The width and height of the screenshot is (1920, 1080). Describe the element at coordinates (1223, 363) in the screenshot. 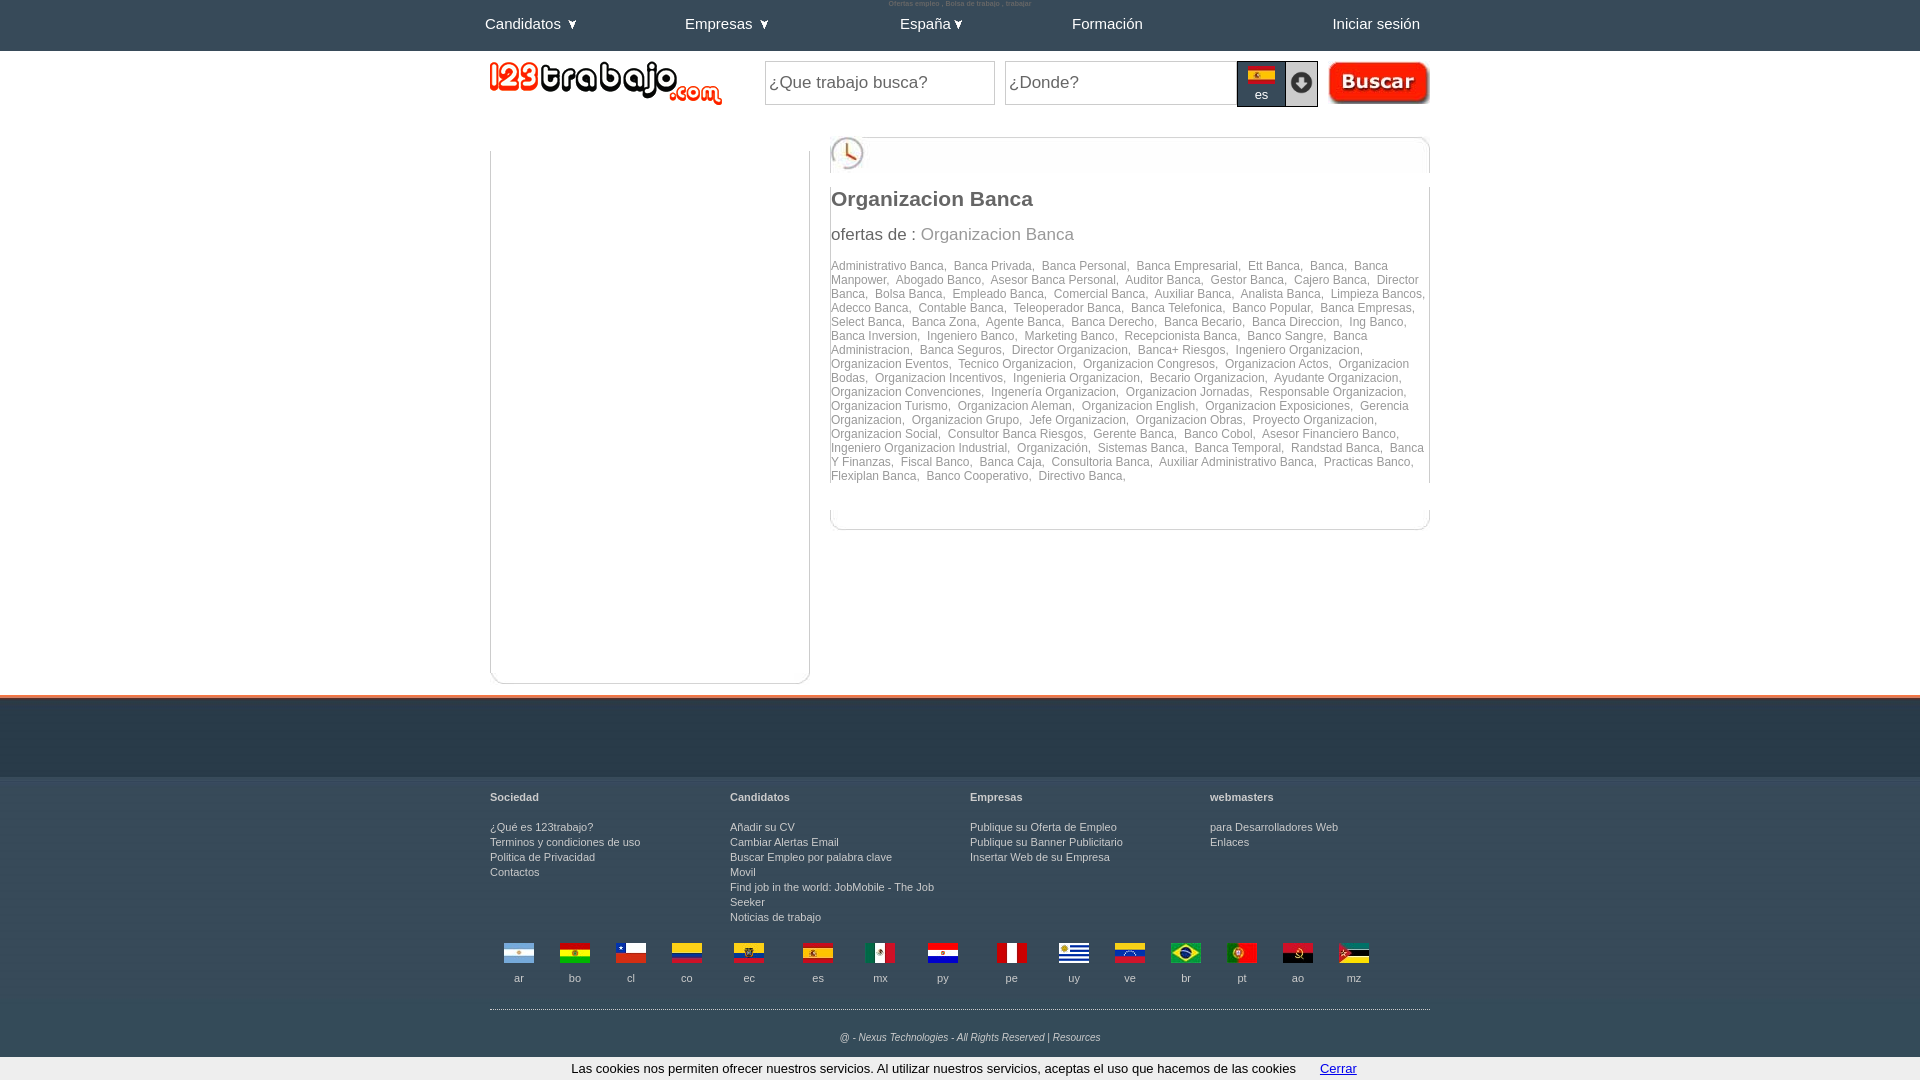

I see `'Organizacion Actos, '` at that location.